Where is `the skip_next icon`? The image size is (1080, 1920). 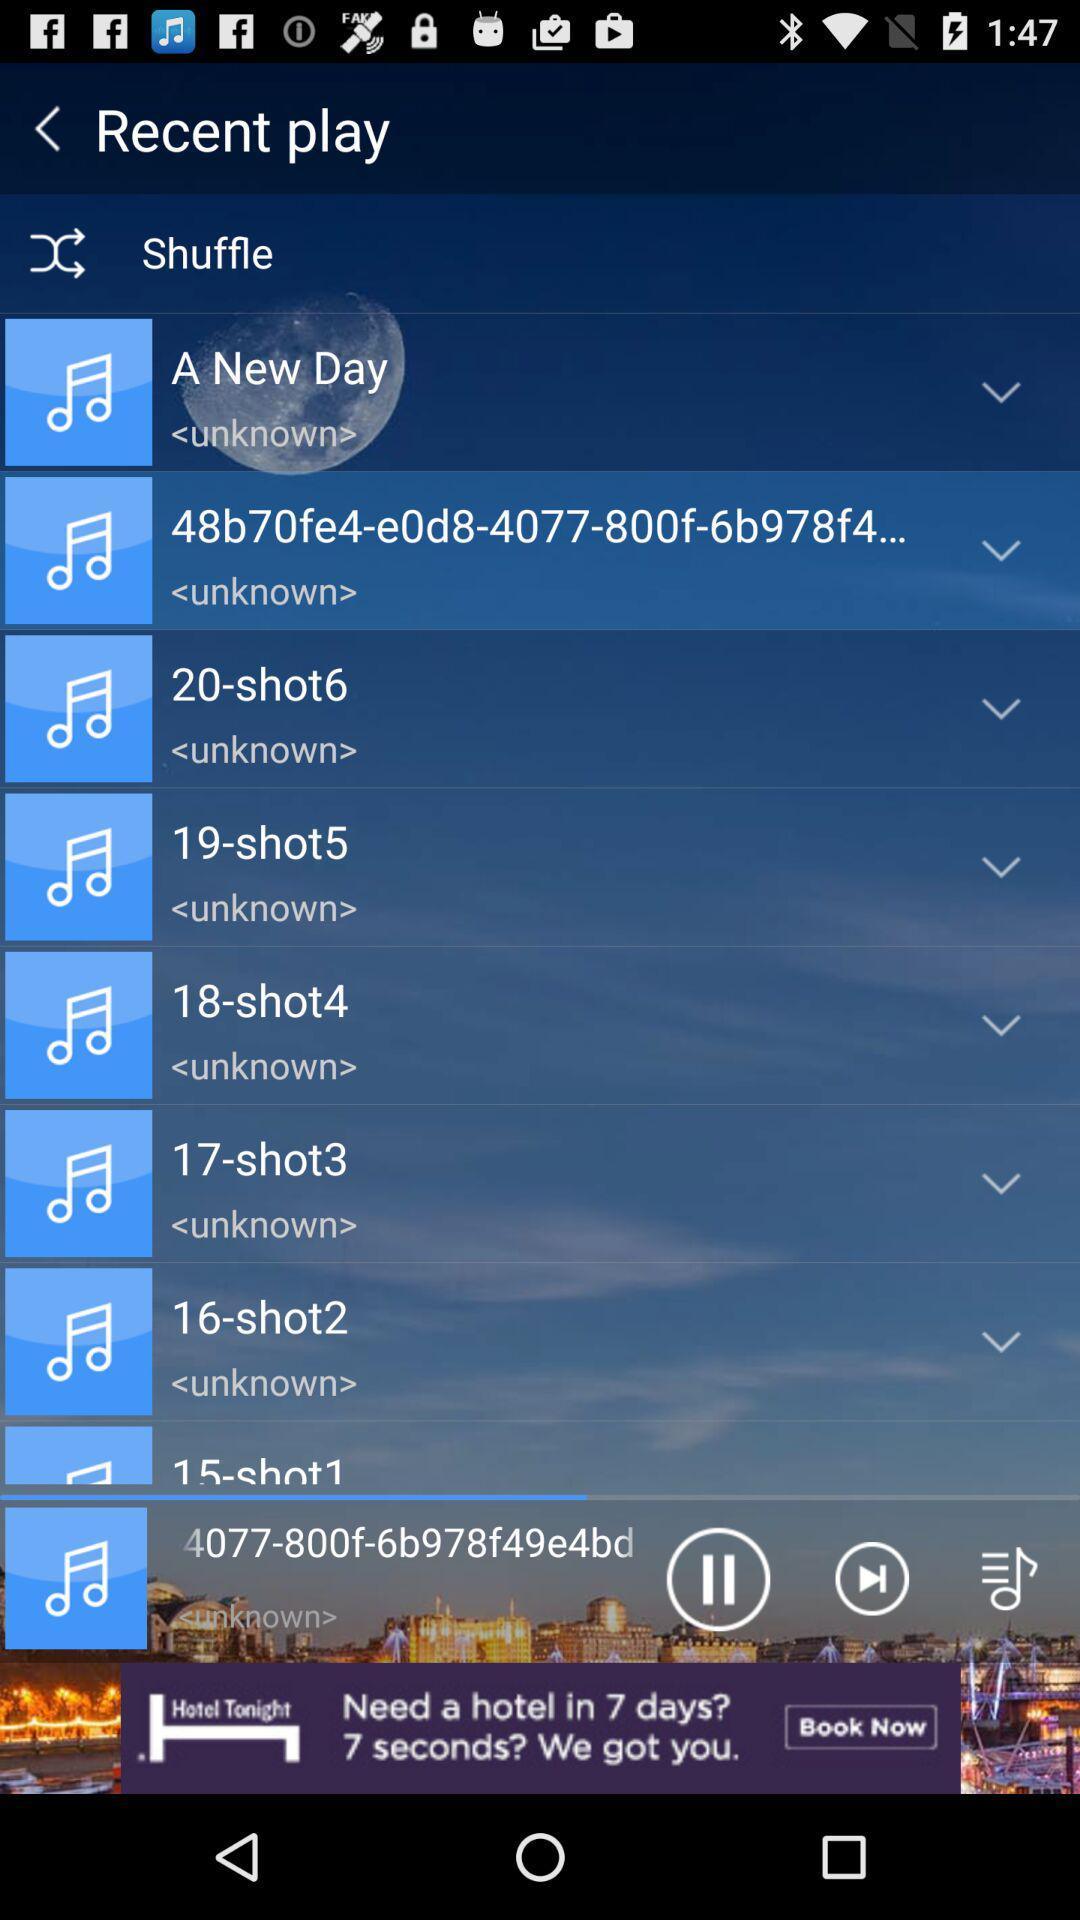
the skip_next icon is located at coordinates (870, 1688).